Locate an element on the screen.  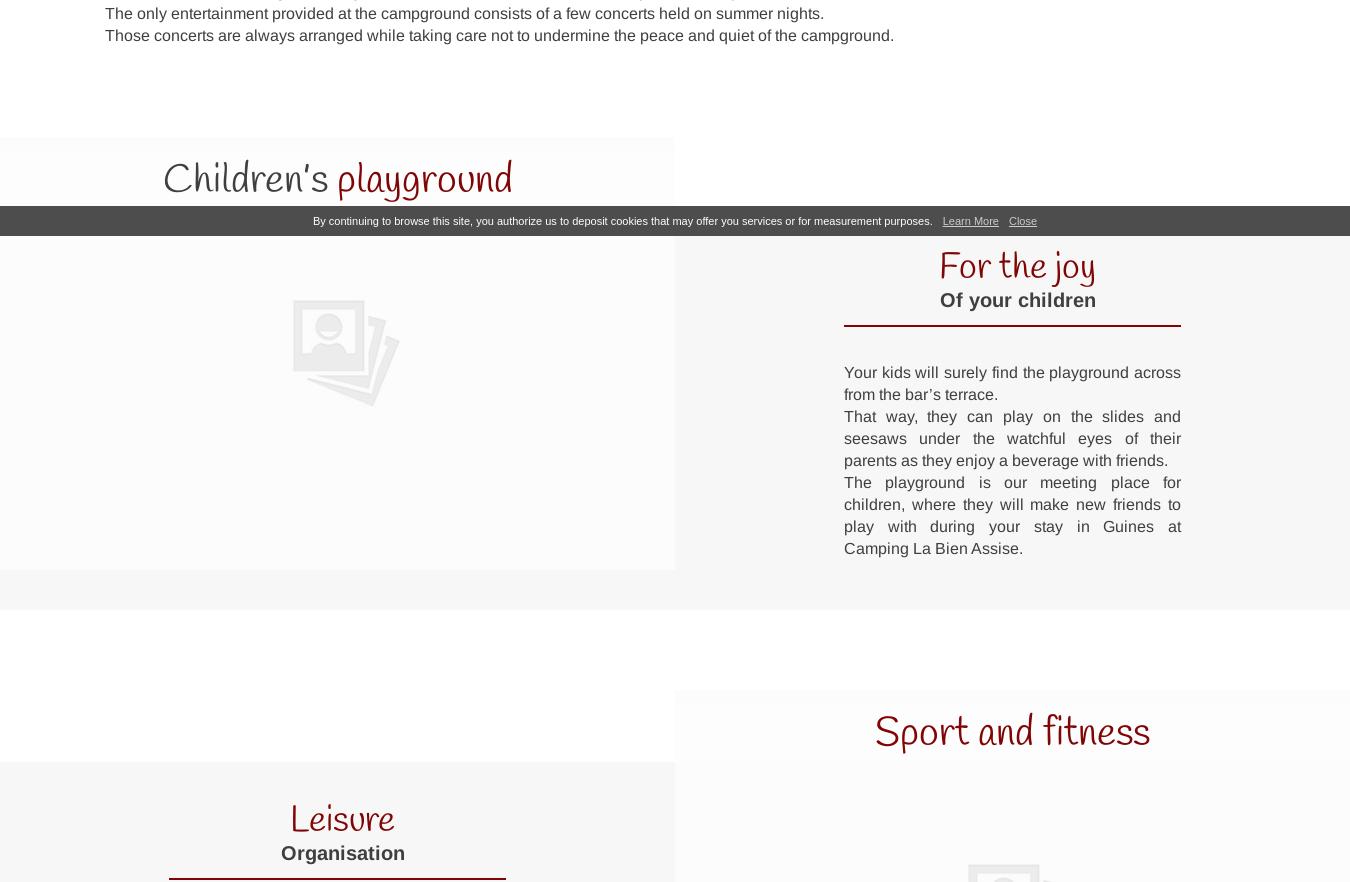
'Close' is located at coordinates (1022, 220).